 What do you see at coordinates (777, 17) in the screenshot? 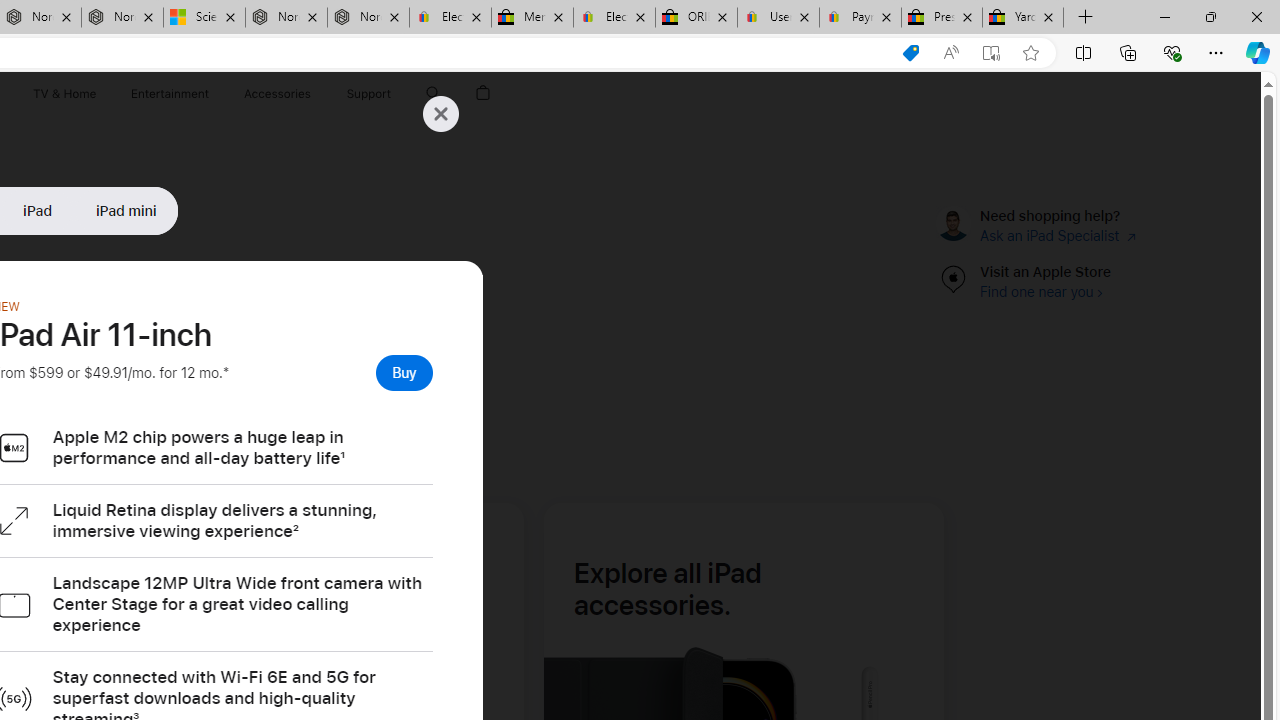
I see `'User Privacy Notice | eBay'` at bounding box center [777, 17].